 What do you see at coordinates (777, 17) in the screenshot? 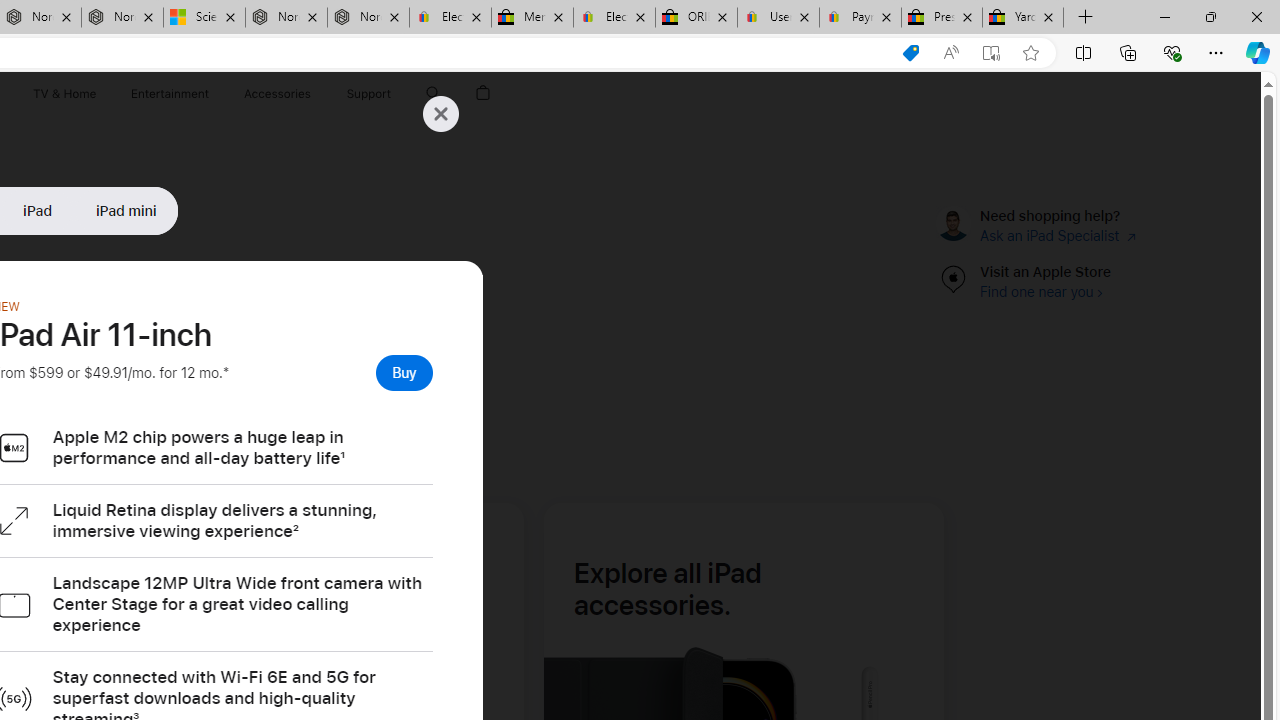
I see `'User Privacy Notice | eBay'` at bounding box center [777, 17].